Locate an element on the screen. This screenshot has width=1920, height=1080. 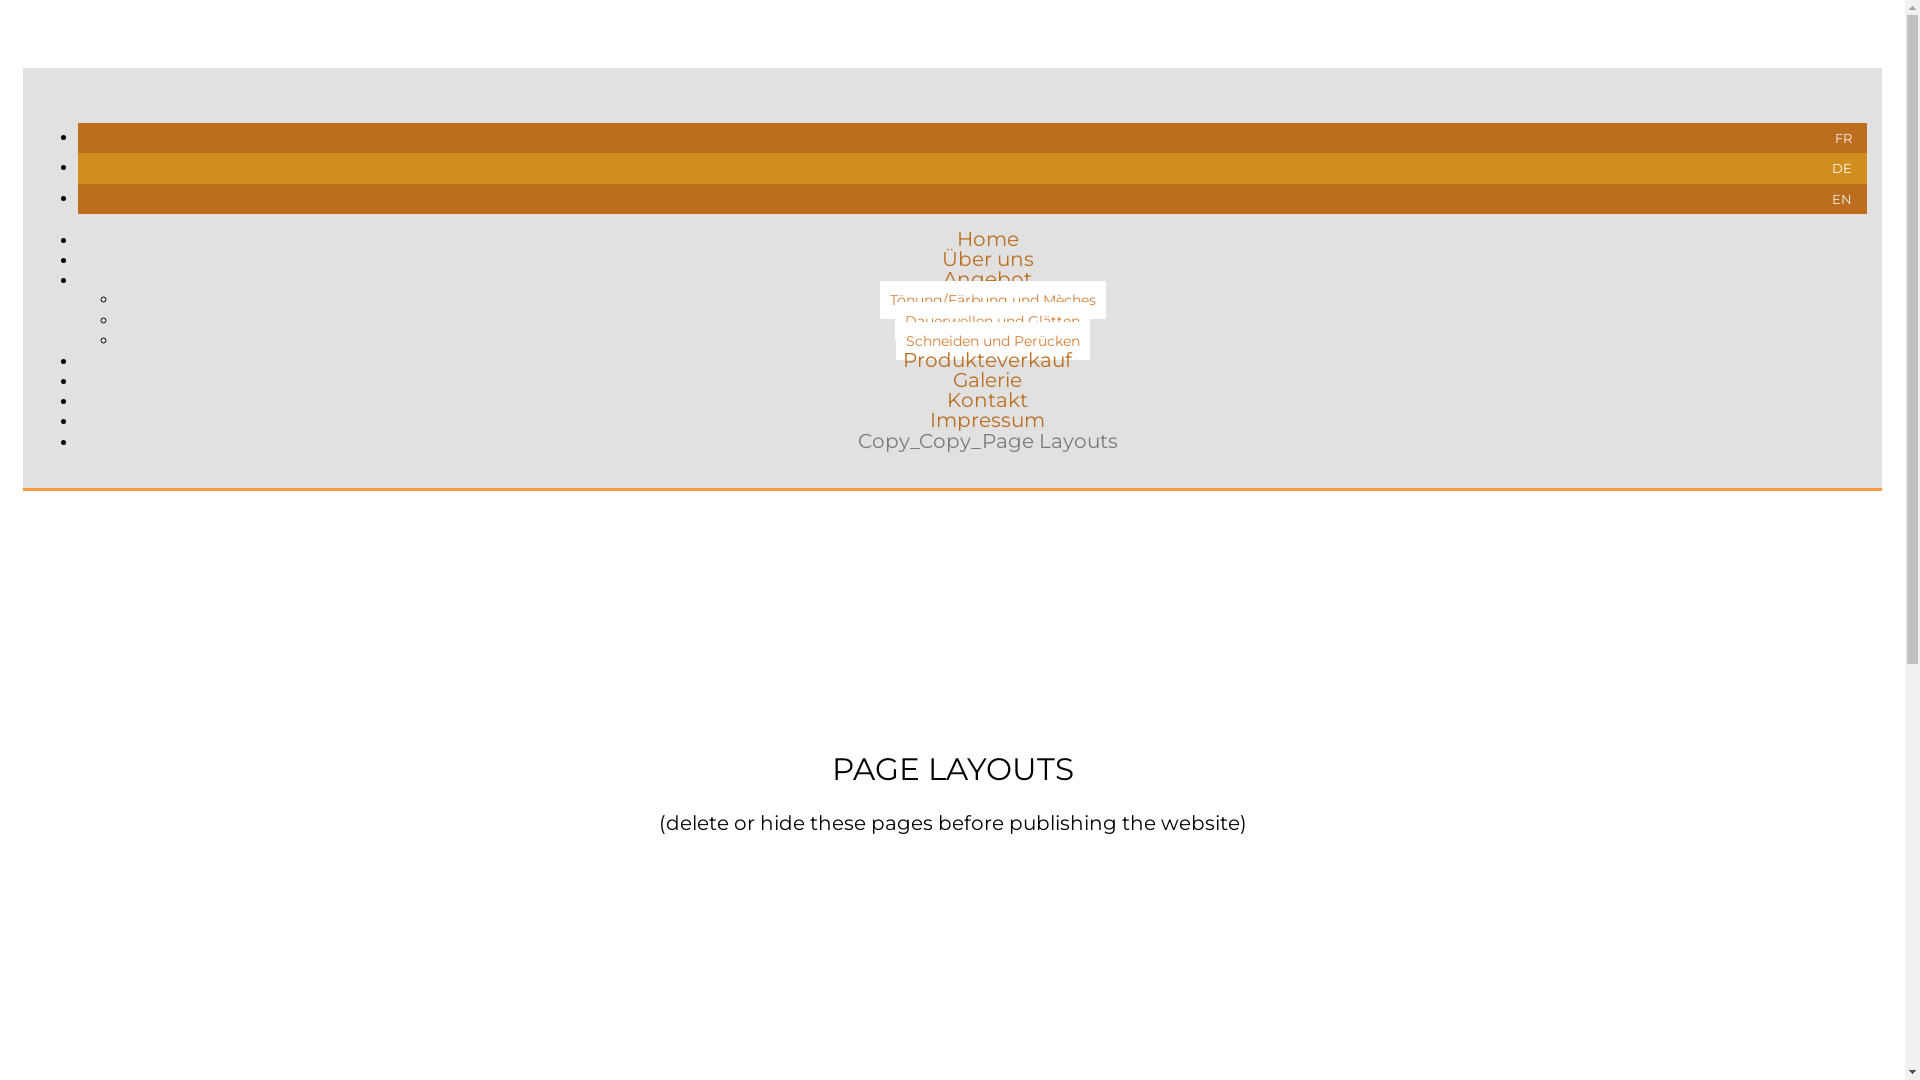
'Angebot' is located at coordinates (987, 278).